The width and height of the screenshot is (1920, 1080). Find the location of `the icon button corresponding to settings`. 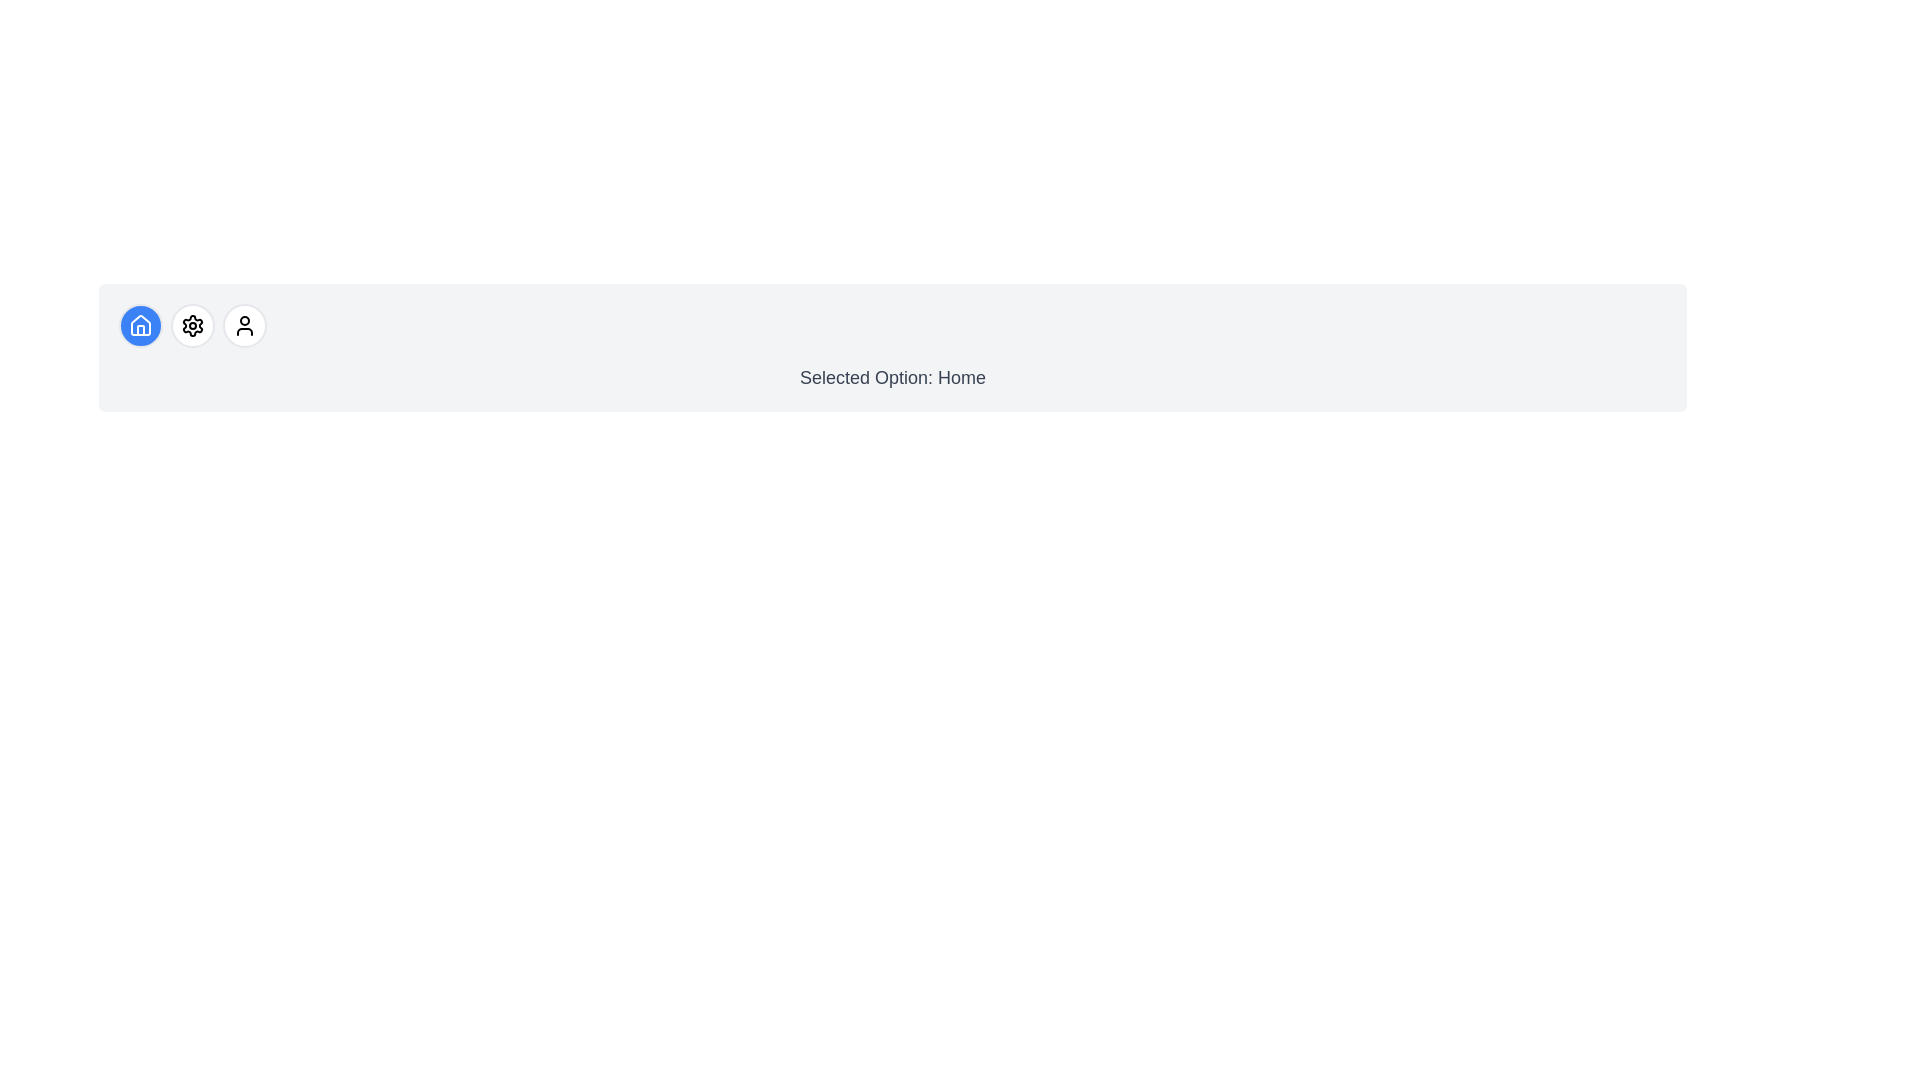

the icon button corresponding to settings is located at coordinates (192, 325).